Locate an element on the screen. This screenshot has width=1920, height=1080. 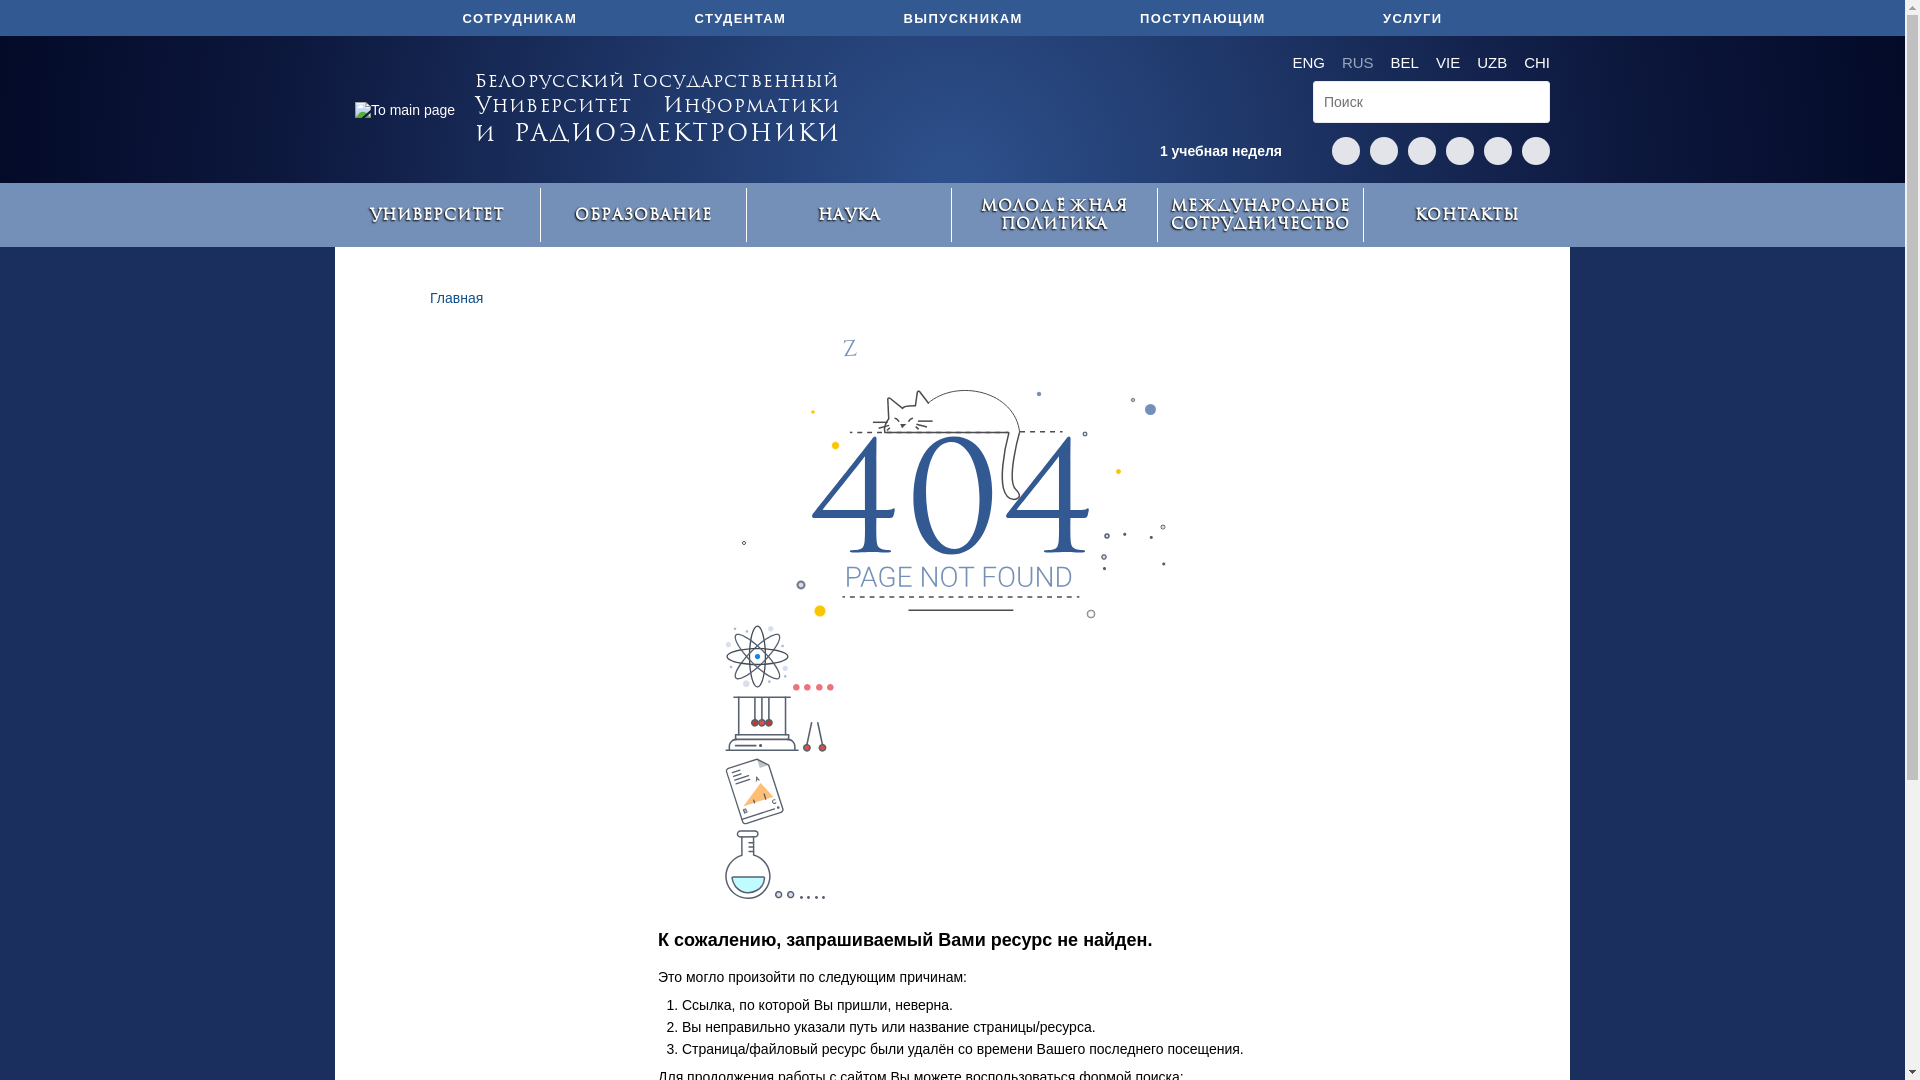
'ENG' is located at coordinates (1308, 61).